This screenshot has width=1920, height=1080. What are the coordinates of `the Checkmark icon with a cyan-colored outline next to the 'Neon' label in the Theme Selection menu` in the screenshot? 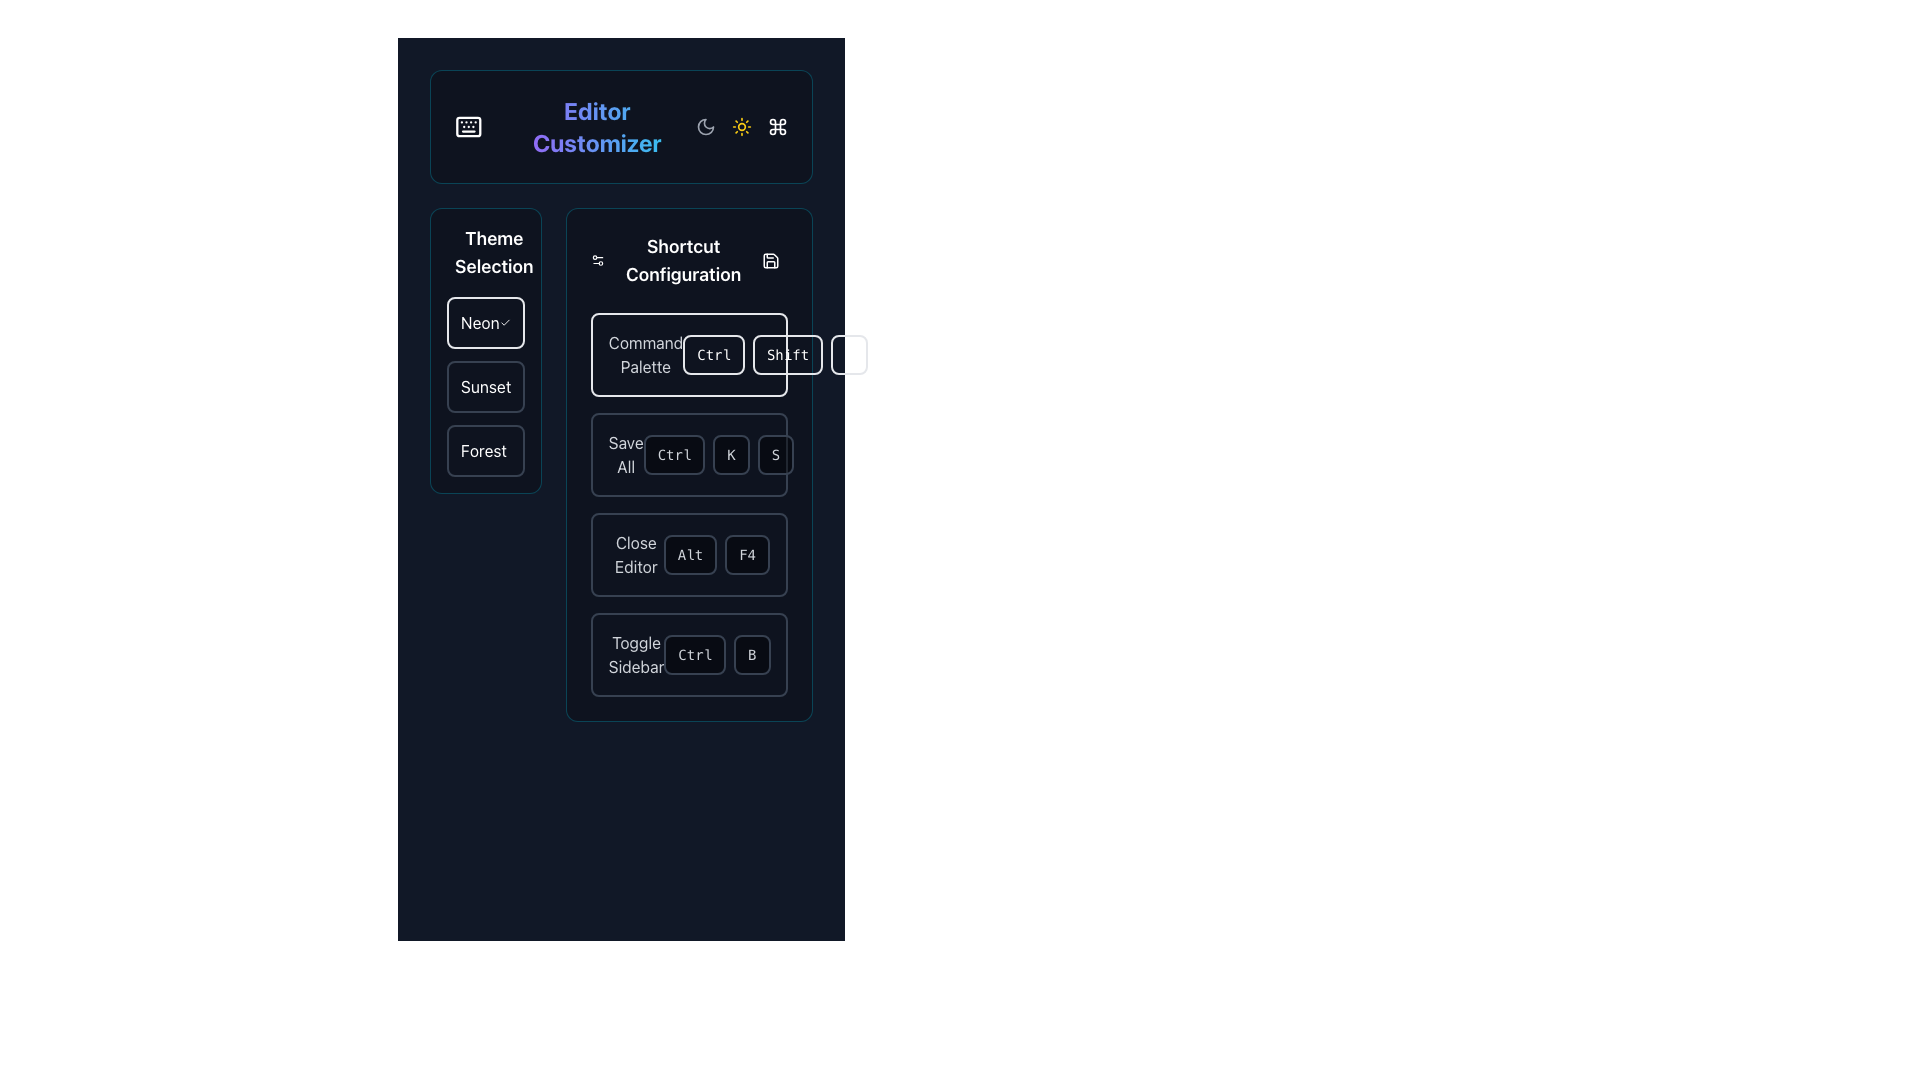 It's located at (505, 322).